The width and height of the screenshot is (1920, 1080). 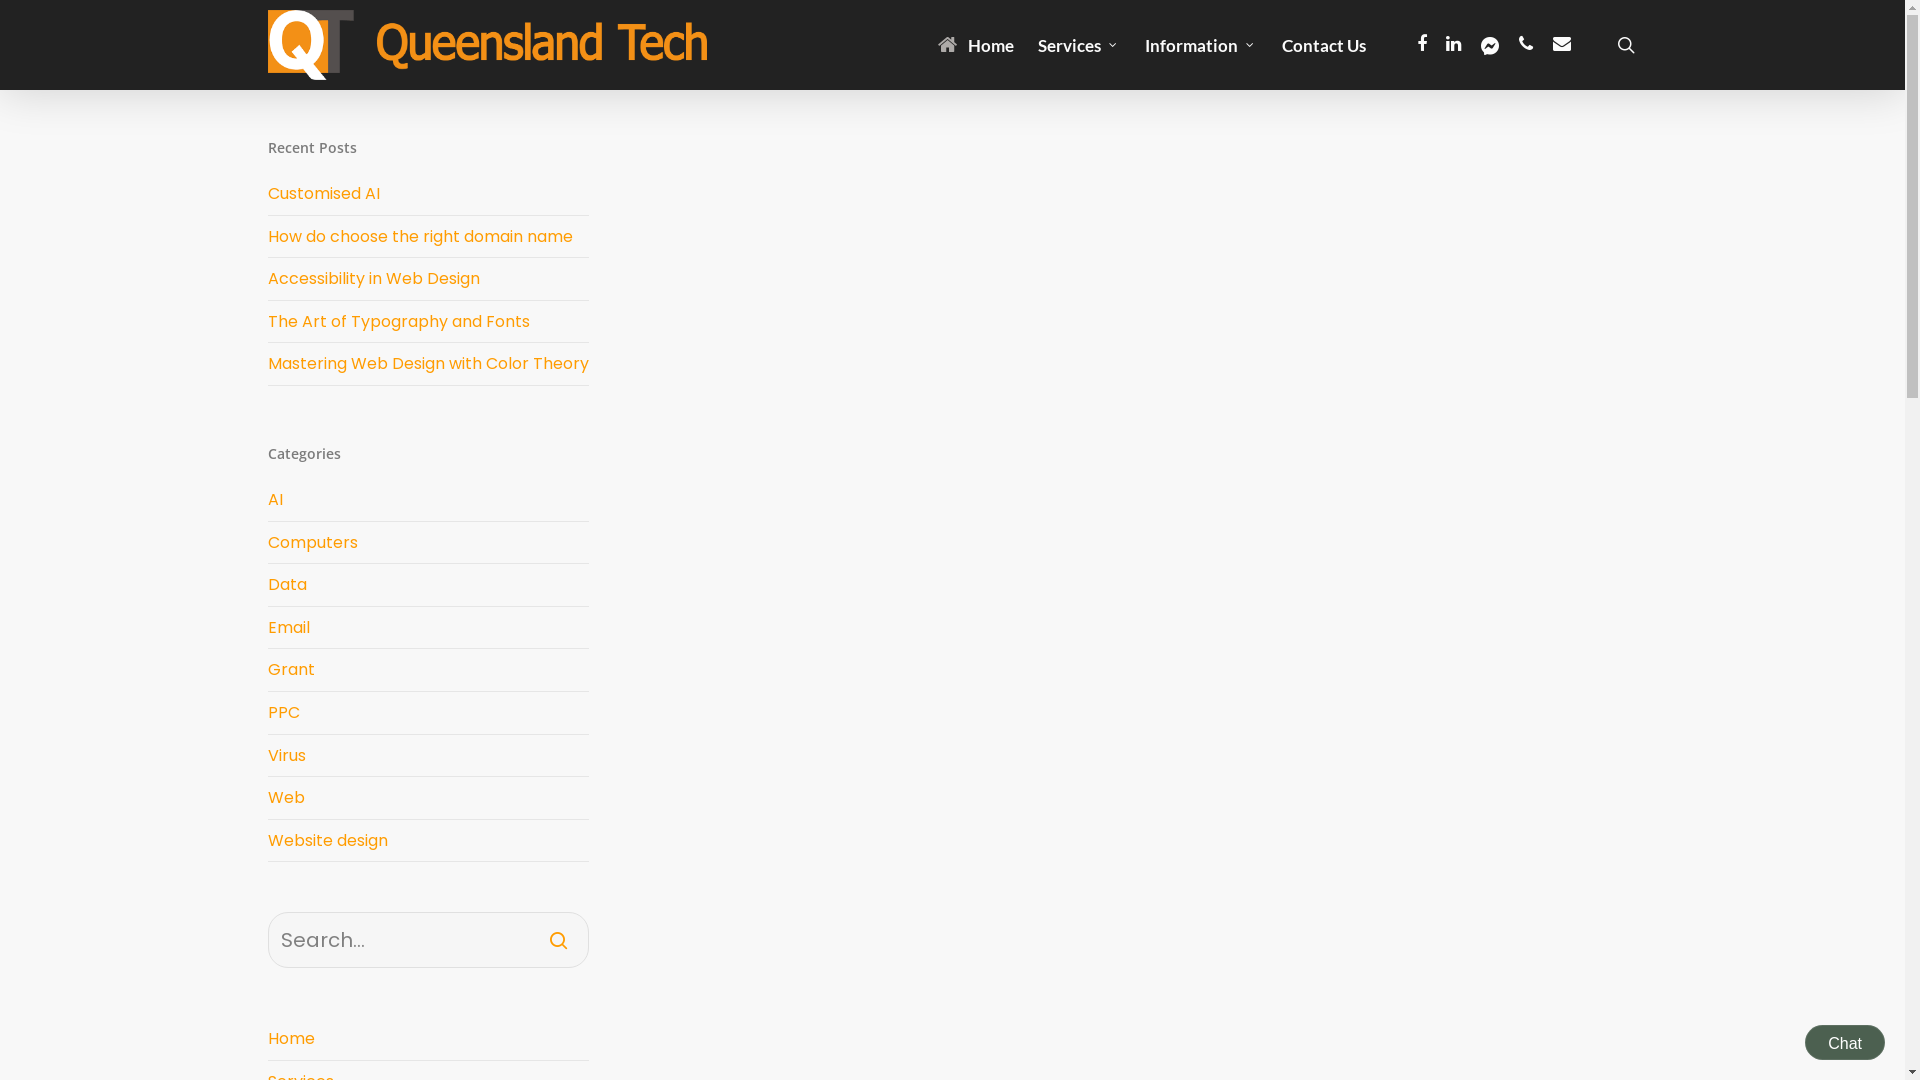 What do you see at coordinates (1804, 1041) in the screenshot?
I see `'Chat'` at bounding box center [1804, 1041].